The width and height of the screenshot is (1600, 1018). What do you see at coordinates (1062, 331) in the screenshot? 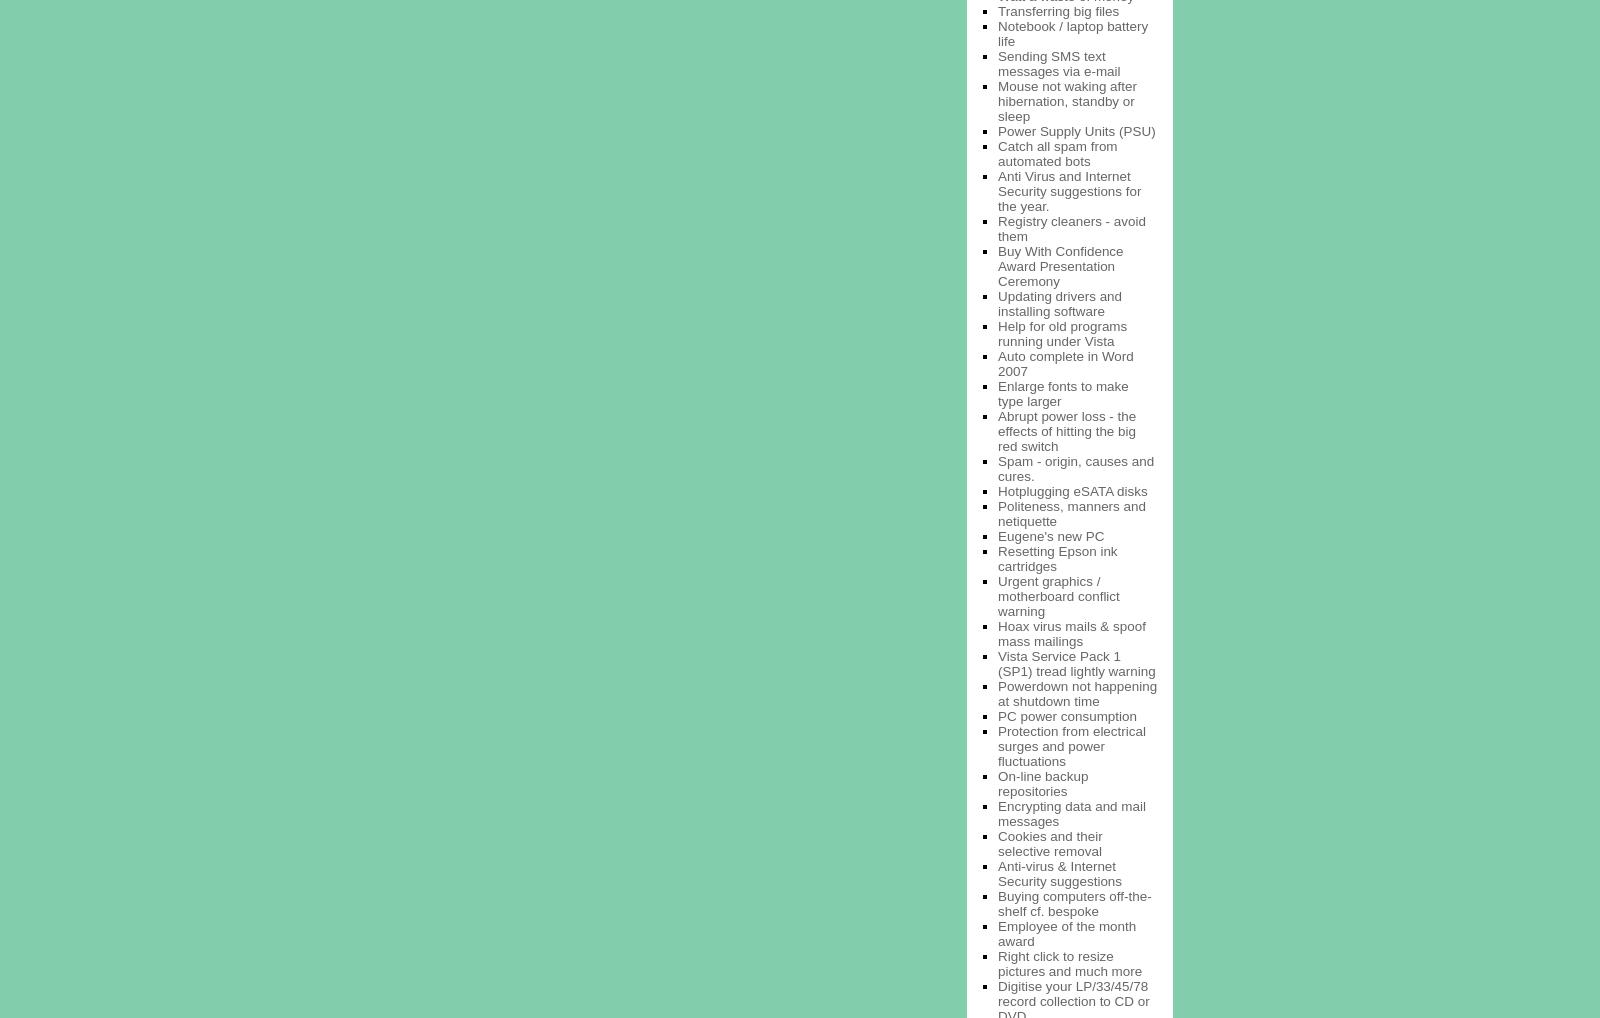
I see `'Help for old programs running under Vista'` at bounding box center [1062, 331].